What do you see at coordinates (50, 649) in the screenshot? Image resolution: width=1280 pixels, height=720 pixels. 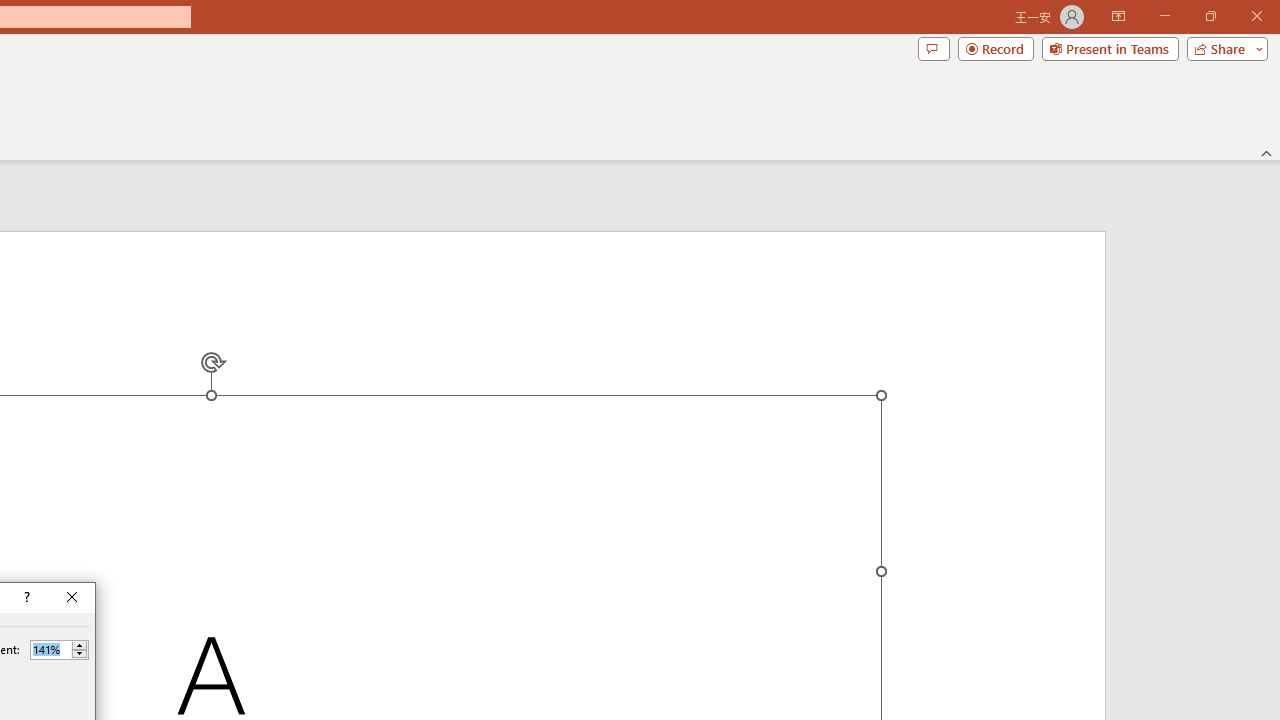 I see `'Percent'` at bounding box center [50, 649].